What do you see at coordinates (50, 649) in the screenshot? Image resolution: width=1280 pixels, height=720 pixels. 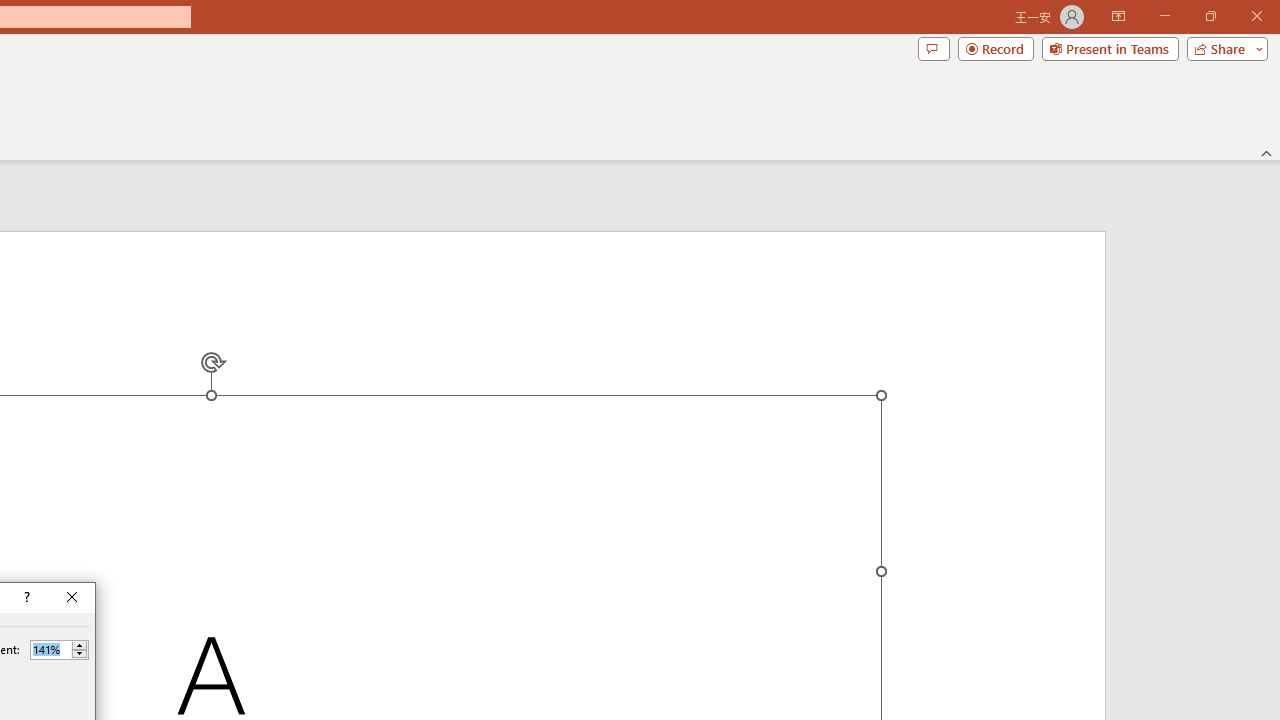 I see `'Percent'` at bounding box center [50, 649].